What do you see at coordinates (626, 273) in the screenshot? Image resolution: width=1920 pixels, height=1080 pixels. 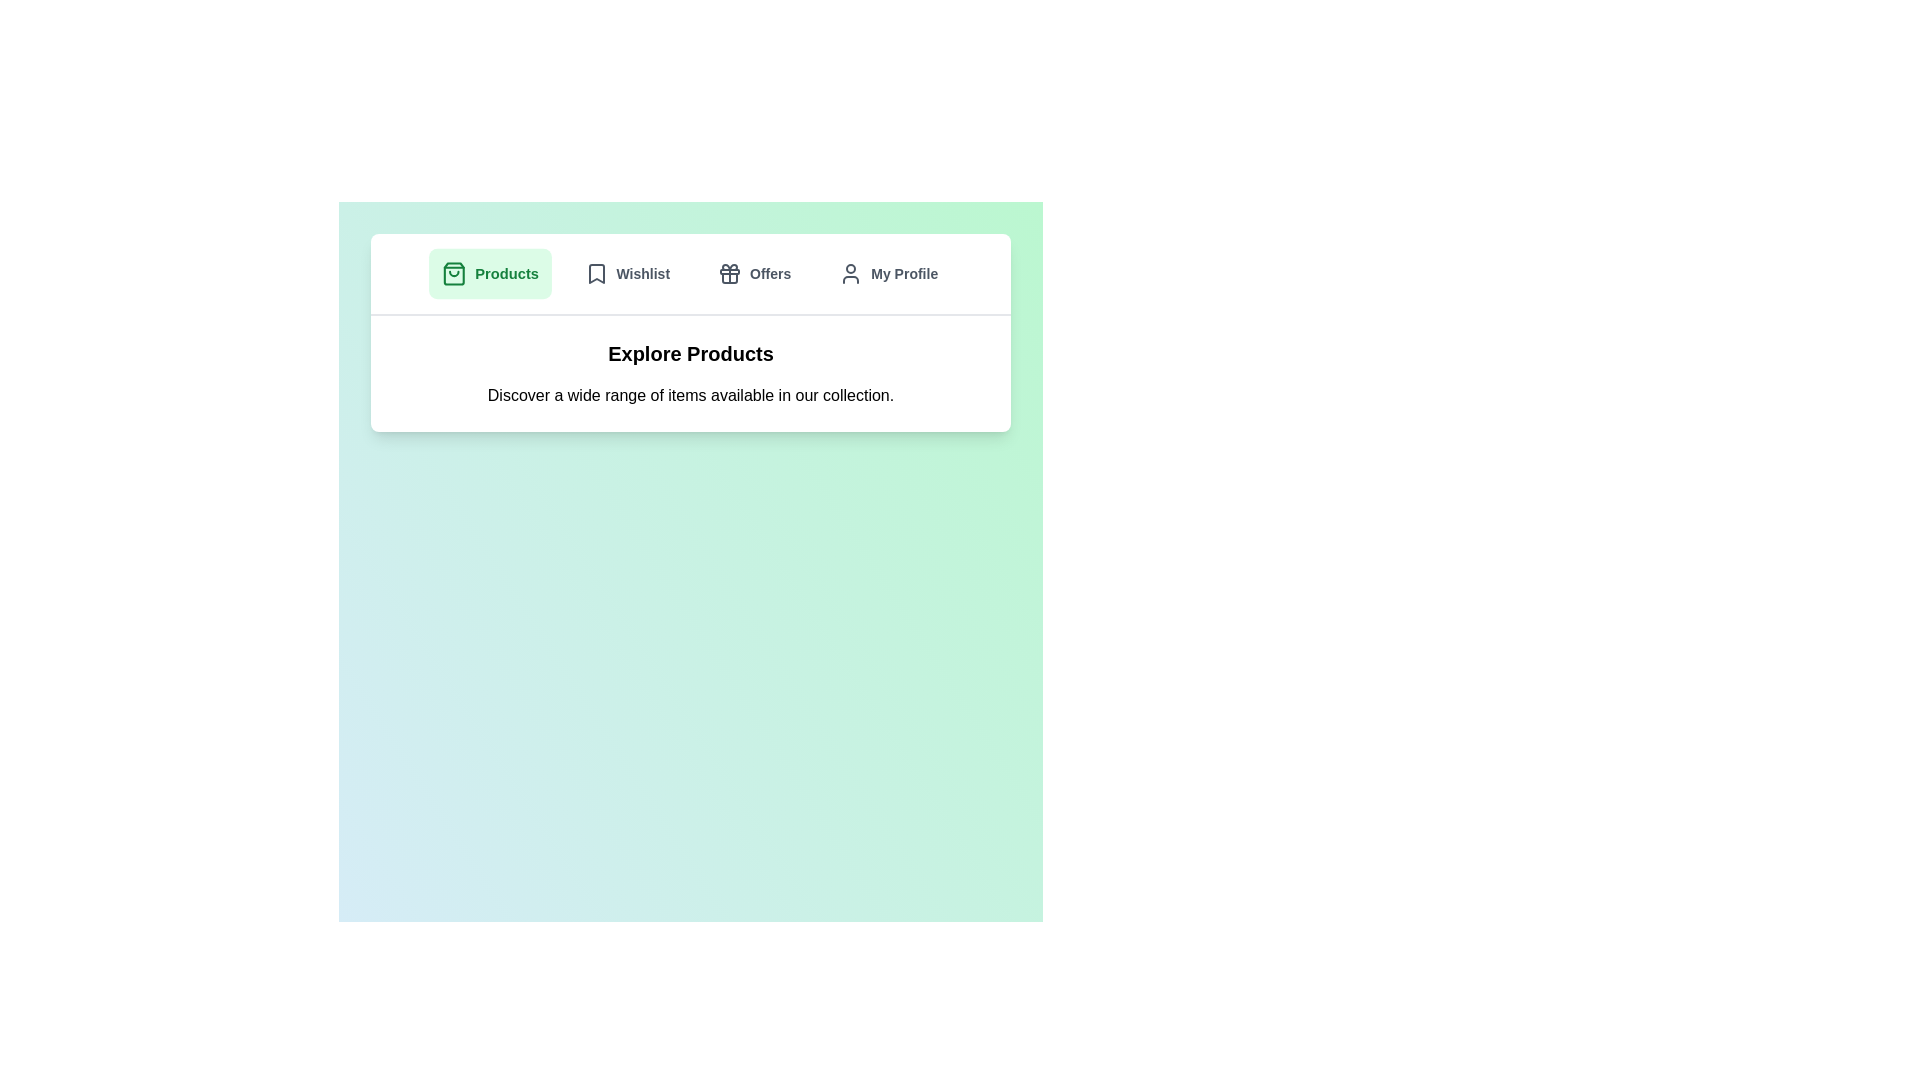 I see `the navigation button that redirects to the Wishlist section, positioned between the 'Products' and 'Offers' buttons, to observe the hover effect` at bounding box center [626, 273].